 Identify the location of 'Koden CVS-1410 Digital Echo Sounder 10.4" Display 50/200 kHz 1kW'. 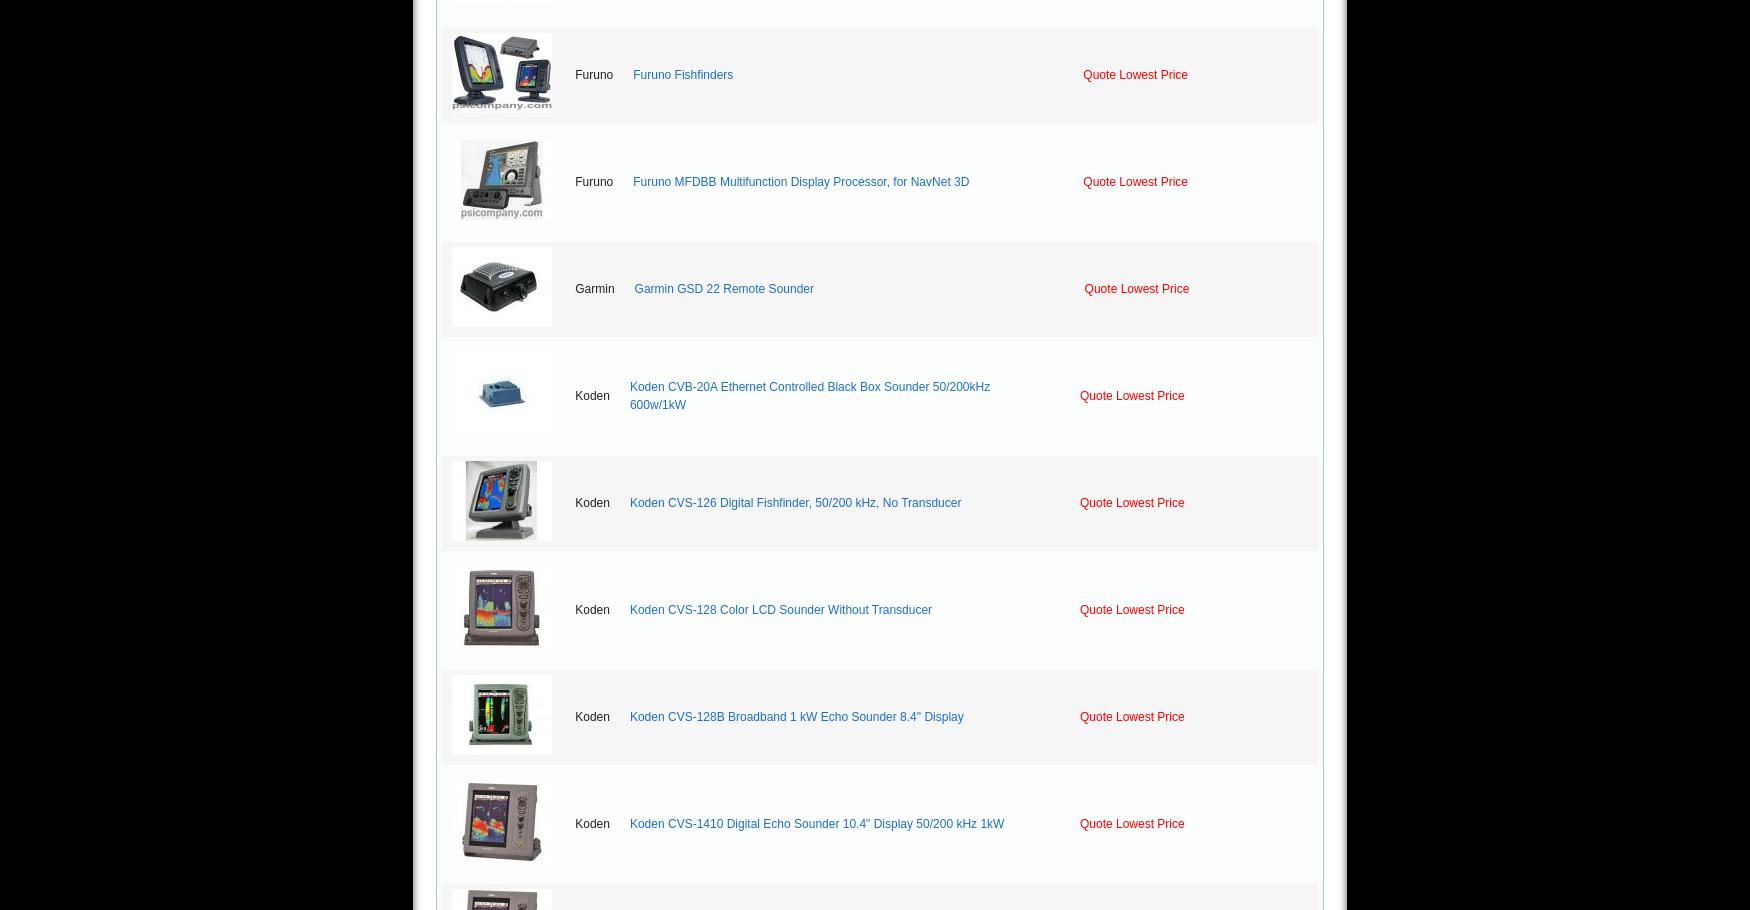
(816, 824).